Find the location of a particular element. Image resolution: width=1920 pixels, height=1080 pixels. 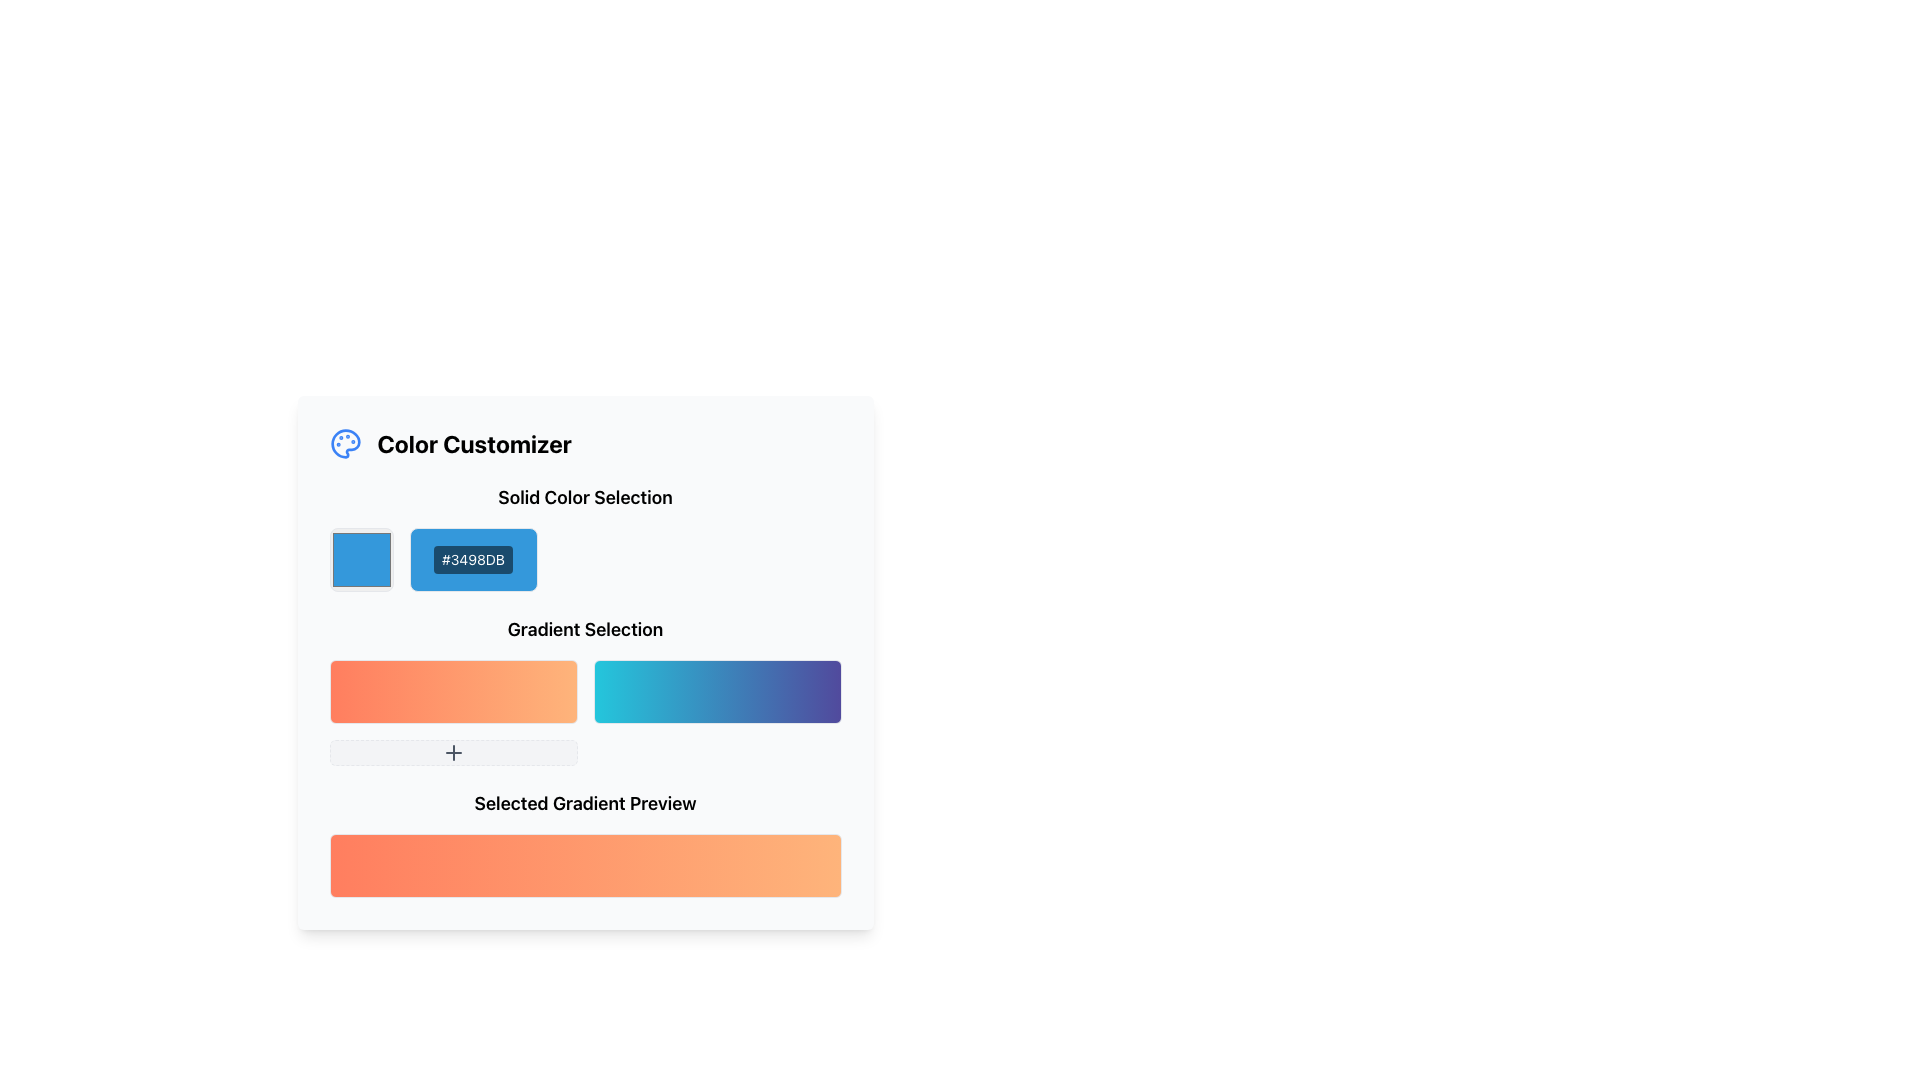

the text label displaying the hex color value '#3498DB', which has white text on a semi-transparent black background within the 'Solid Color Selection' section is located at coordinates (472, 559).